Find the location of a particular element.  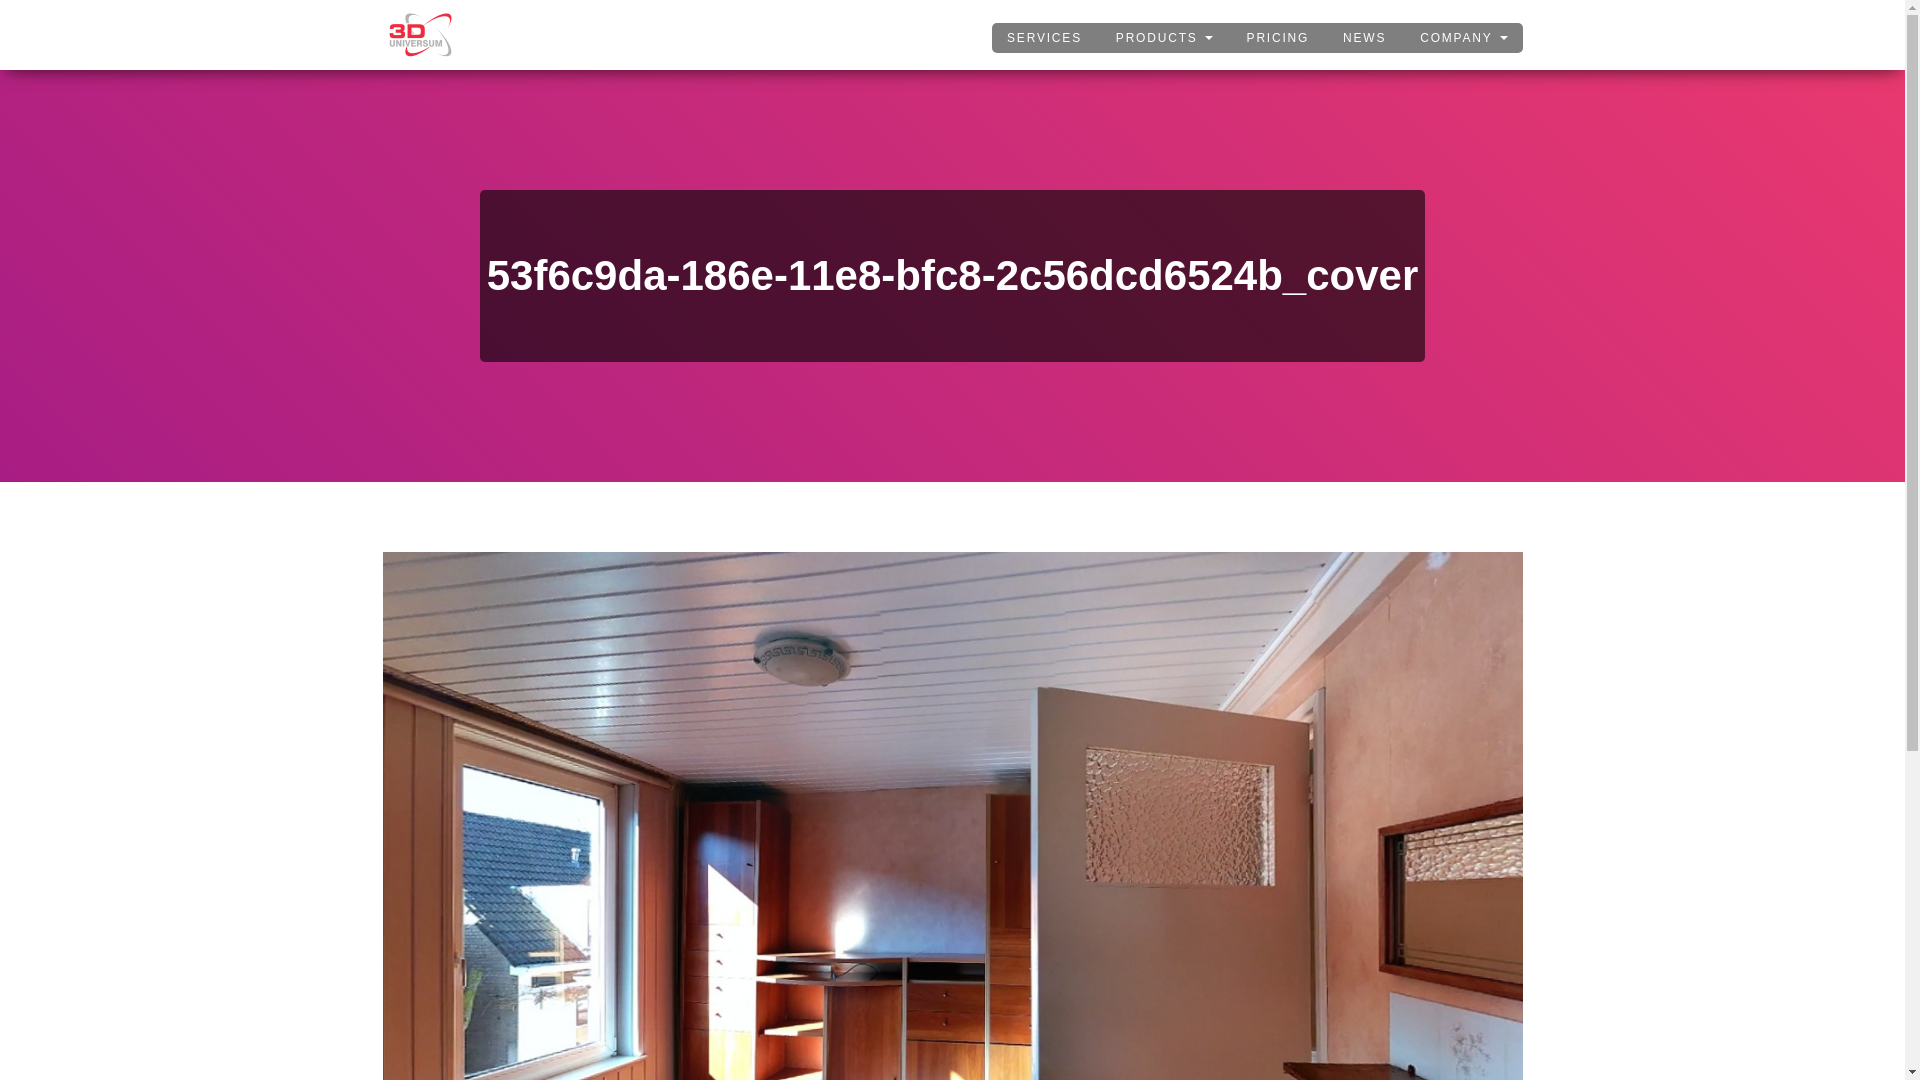

'SERVICES' is located at coordinates (1043, 37).